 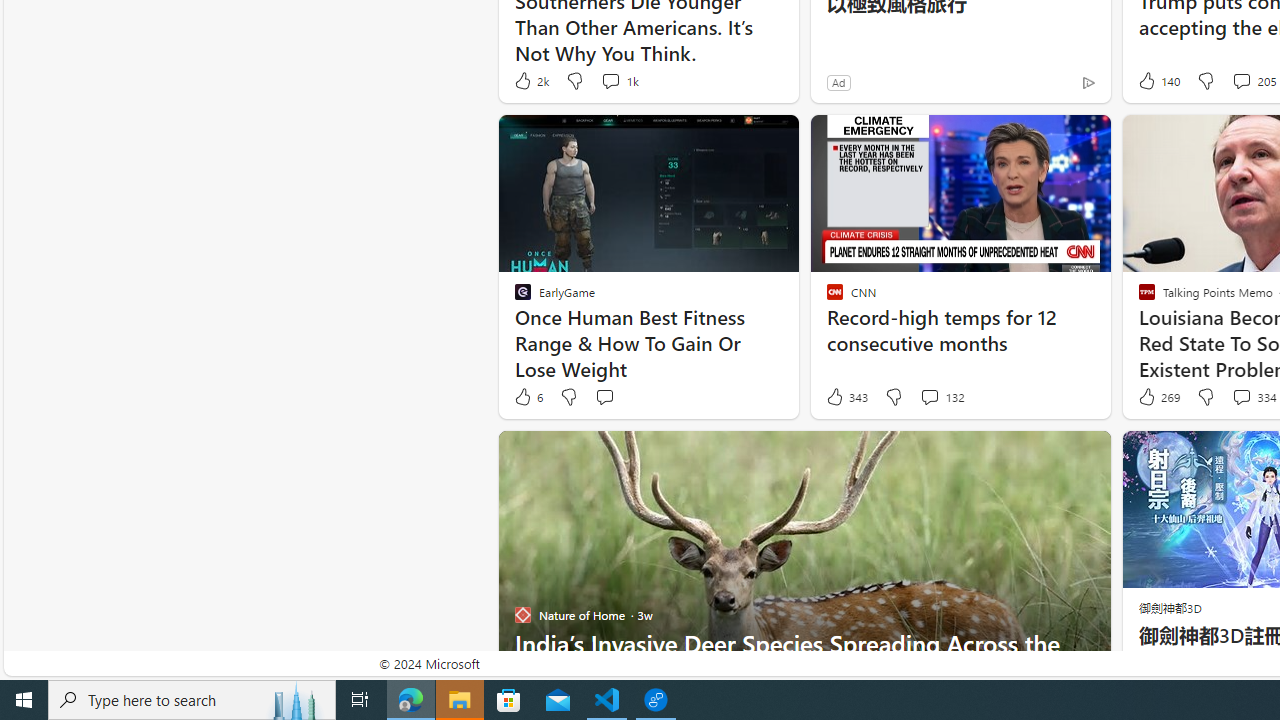 I want to click on 'Hide this story', so click(x=1049, y=455).